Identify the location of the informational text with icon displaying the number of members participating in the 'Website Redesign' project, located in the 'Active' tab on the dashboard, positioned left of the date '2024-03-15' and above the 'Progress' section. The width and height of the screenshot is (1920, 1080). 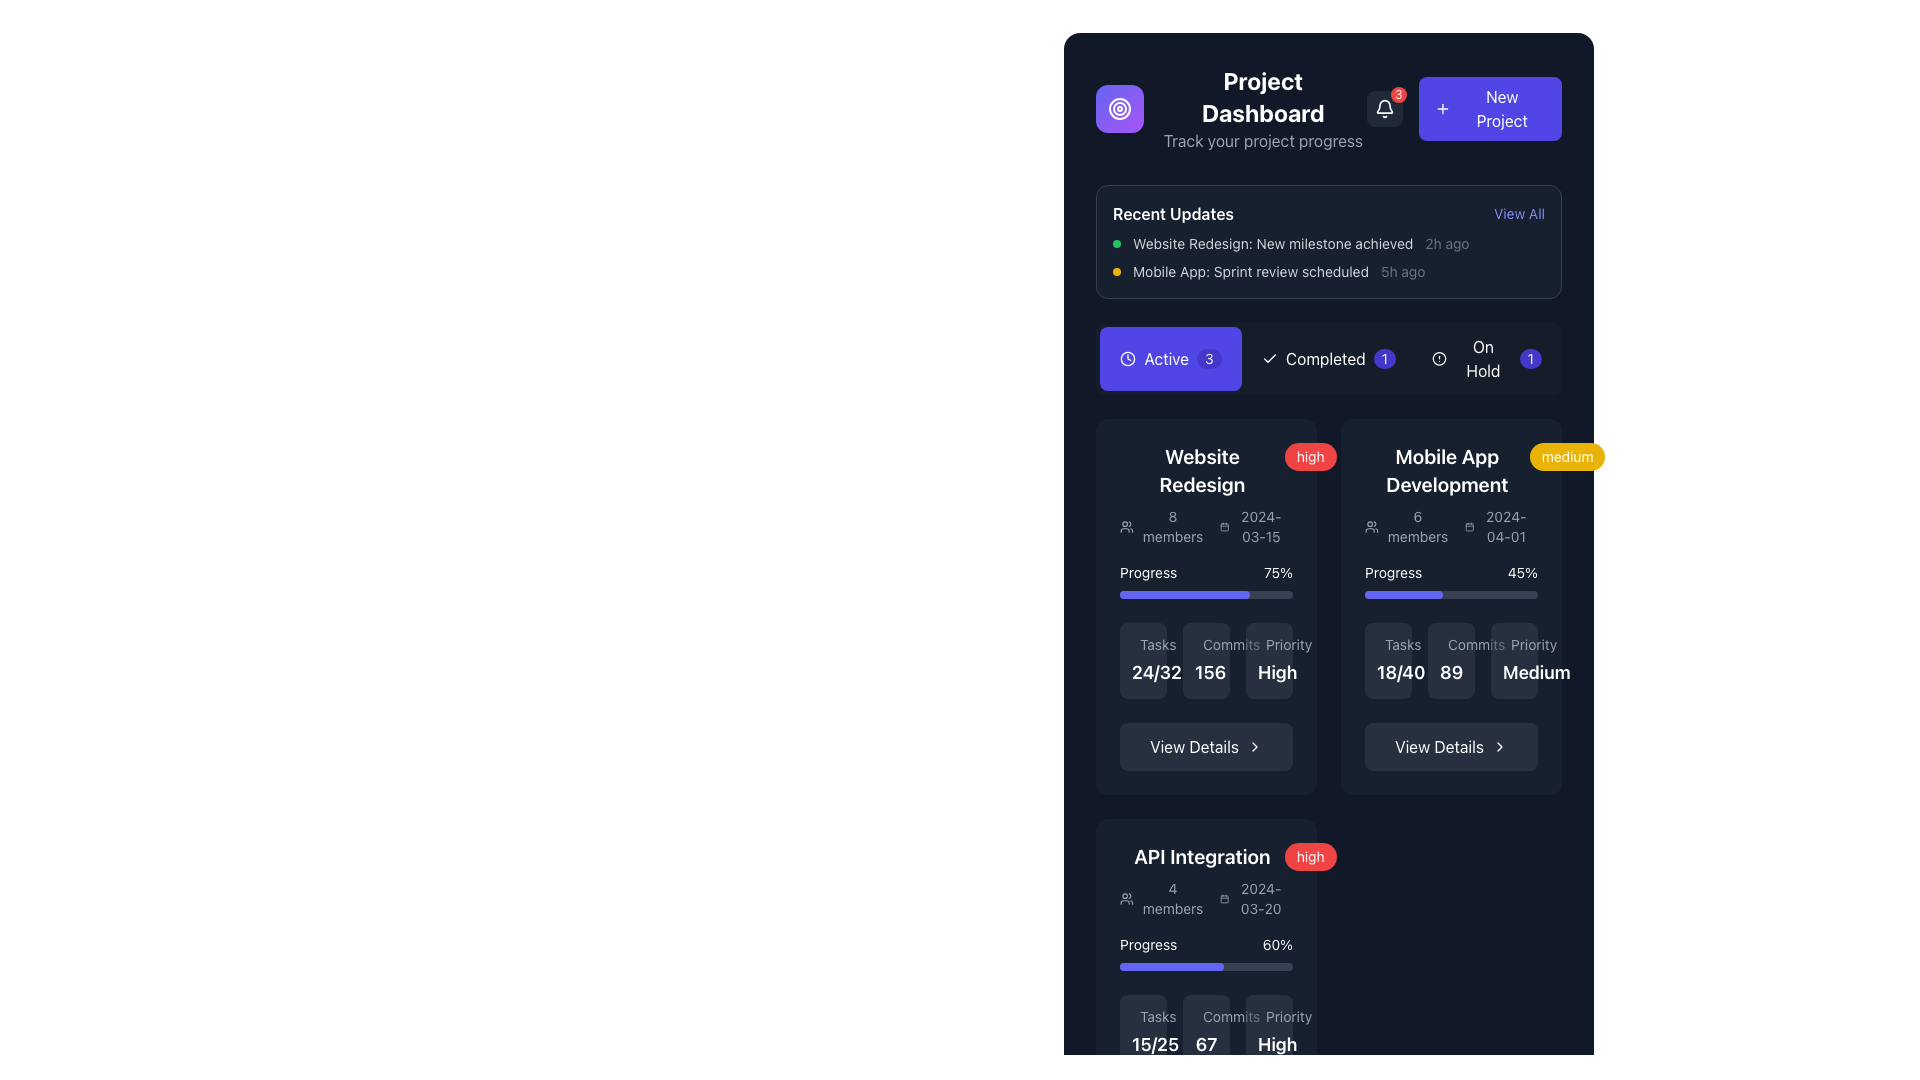
(1162, 526).